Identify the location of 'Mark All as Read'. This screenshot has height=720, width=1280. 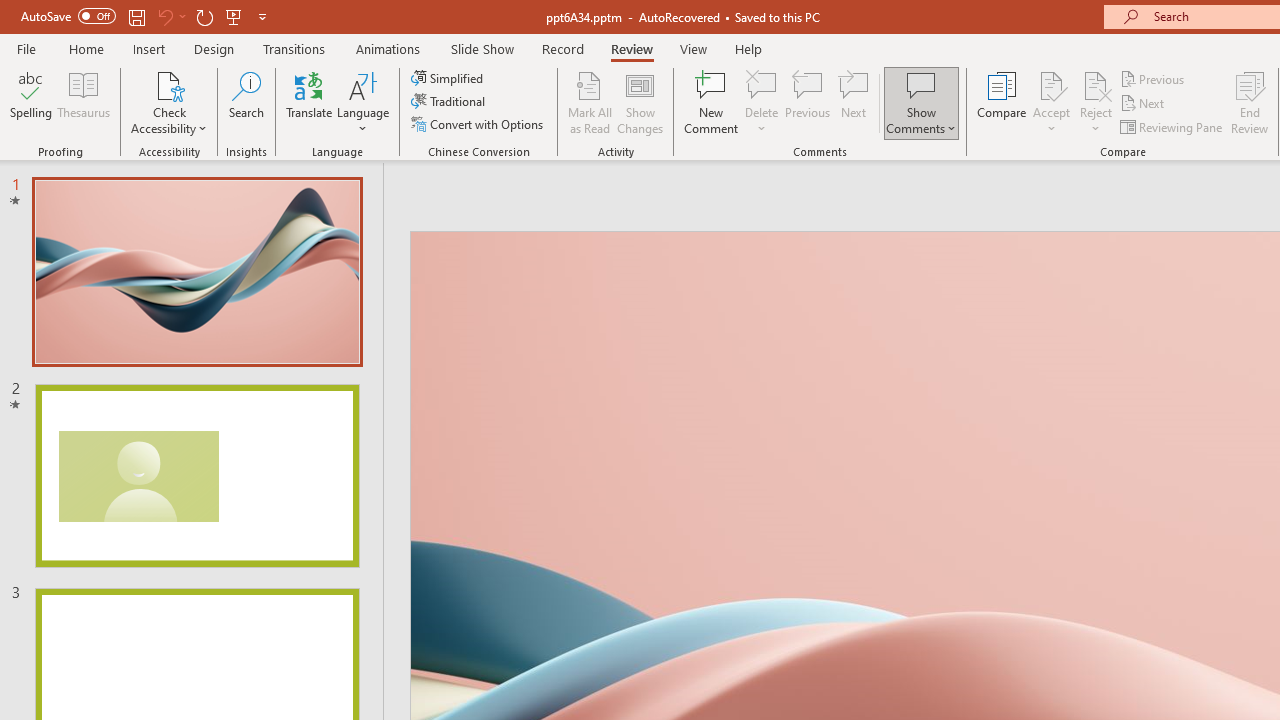
(589, 103).